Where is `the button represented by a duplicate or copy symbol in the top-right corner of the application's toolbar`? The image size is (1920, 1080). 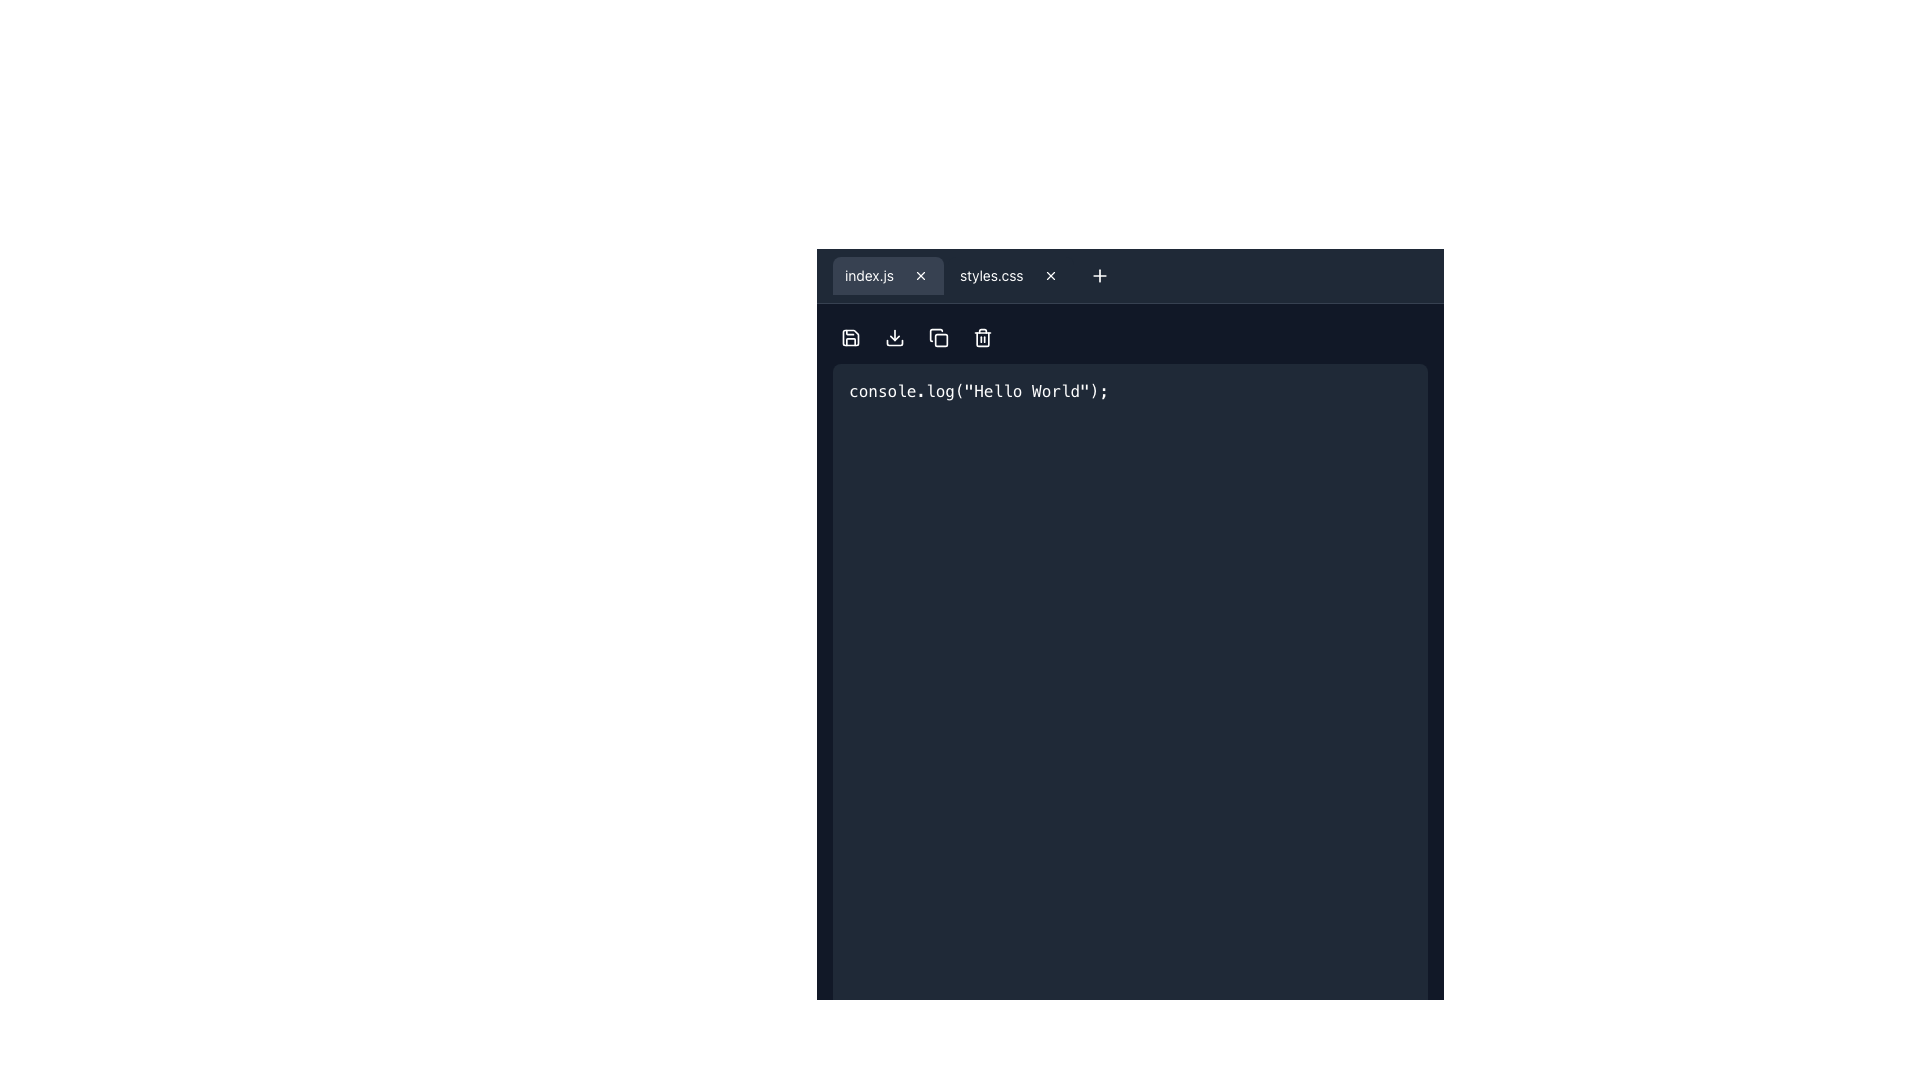
the button represented by a duplicate or copy symbol in the top-right corner of the application's toolbar is located at coordinates (938, 337).